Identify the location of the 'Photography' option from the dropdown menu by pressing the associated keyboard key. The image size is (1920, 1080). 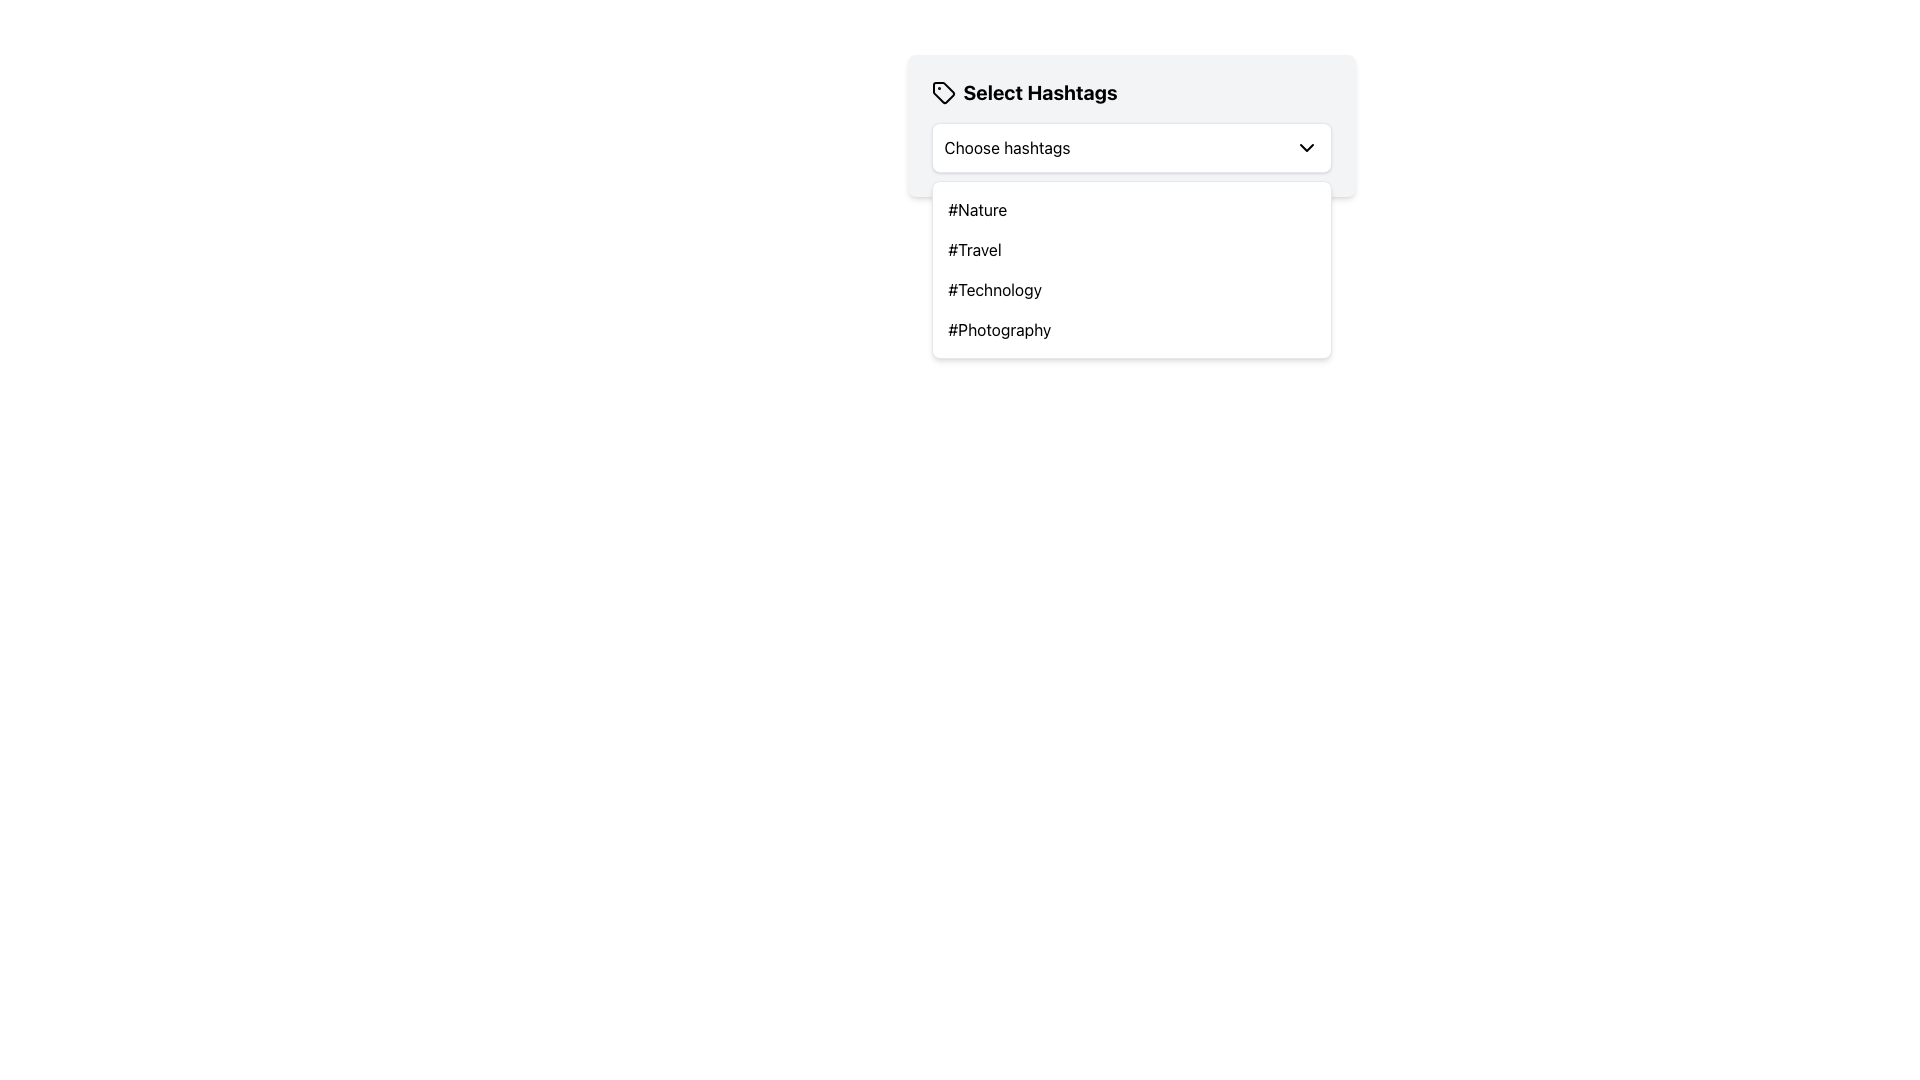
(1131, 329).